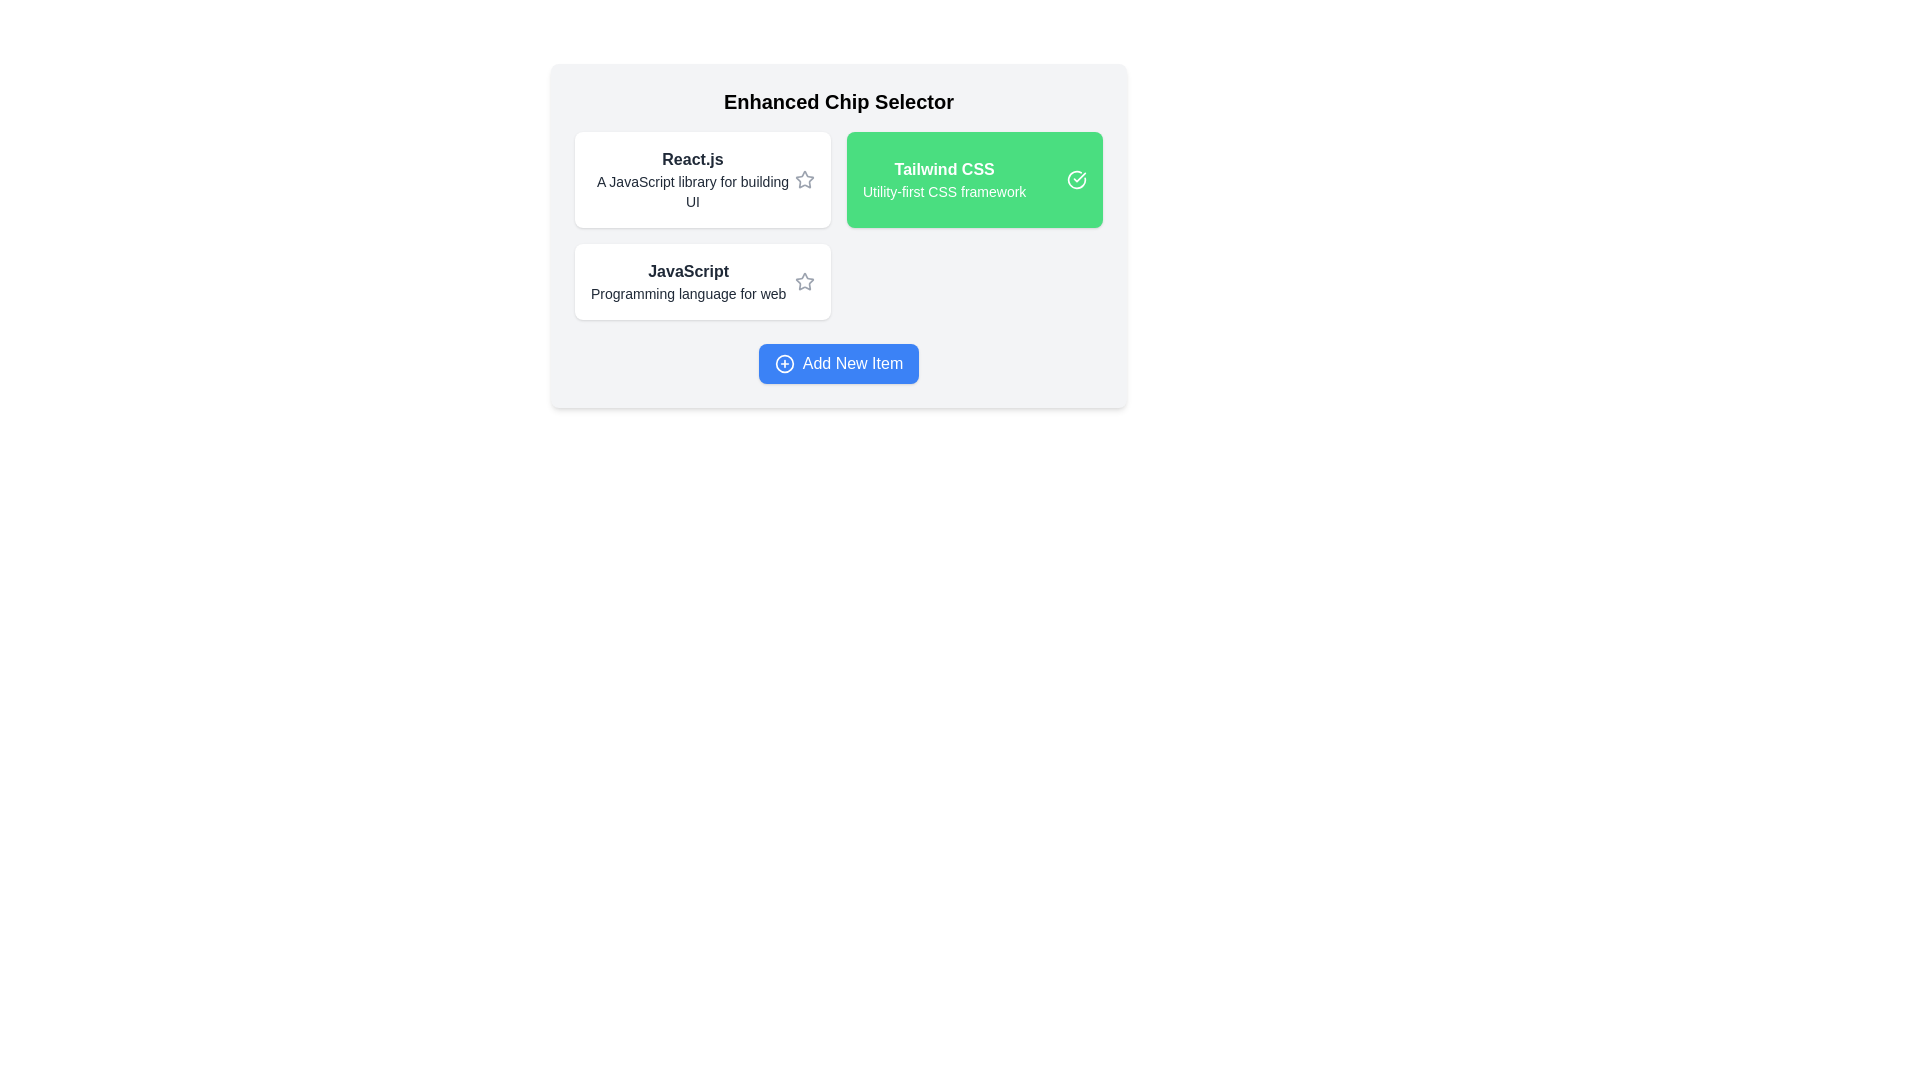 This screenshot has height=1080, width=1920. I want to click on descriptive text label about 'React.js' located below the title within the information card, so click(692, 192).